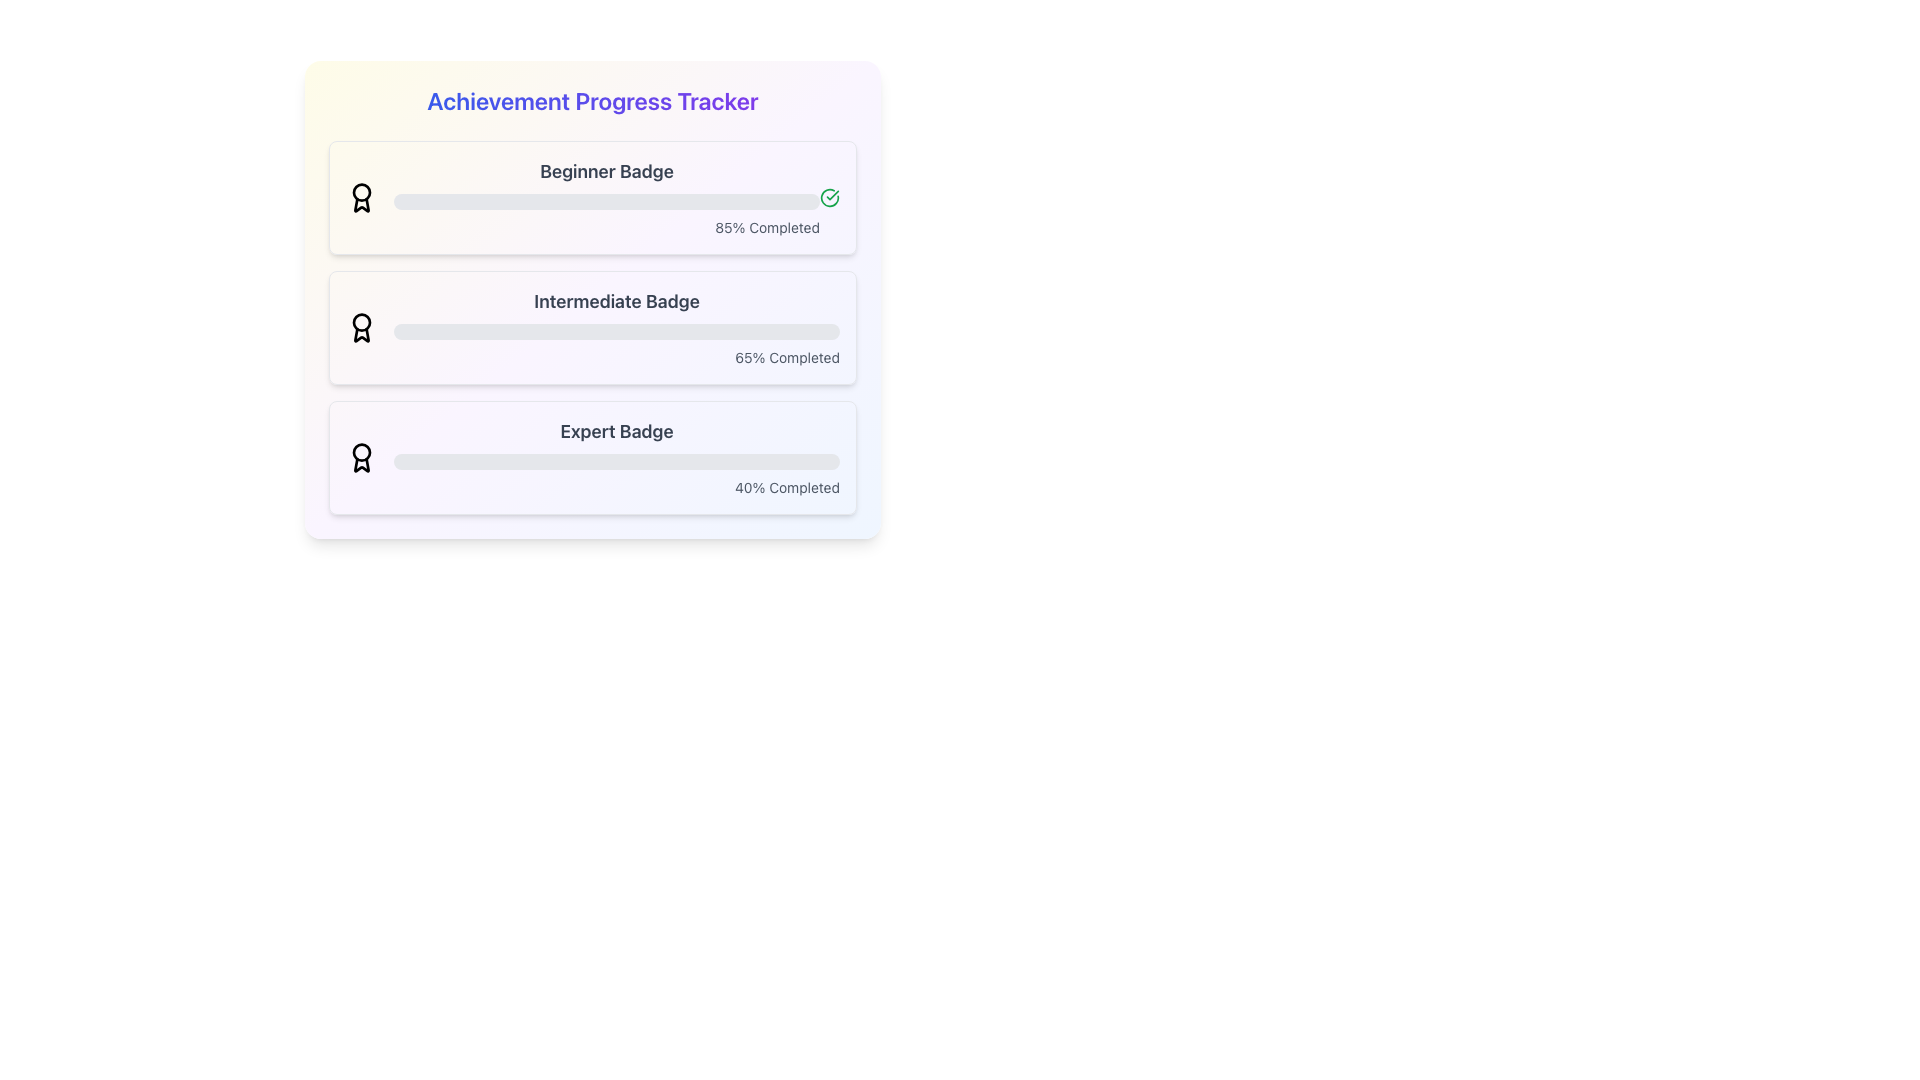 Image resolution: width=1920 pixels, height=1080 pixels. I want to click on the 'Beginner Badge' progress bar, which features a light gray background and a blue fill indicating 85% completion, so click(605, 197).